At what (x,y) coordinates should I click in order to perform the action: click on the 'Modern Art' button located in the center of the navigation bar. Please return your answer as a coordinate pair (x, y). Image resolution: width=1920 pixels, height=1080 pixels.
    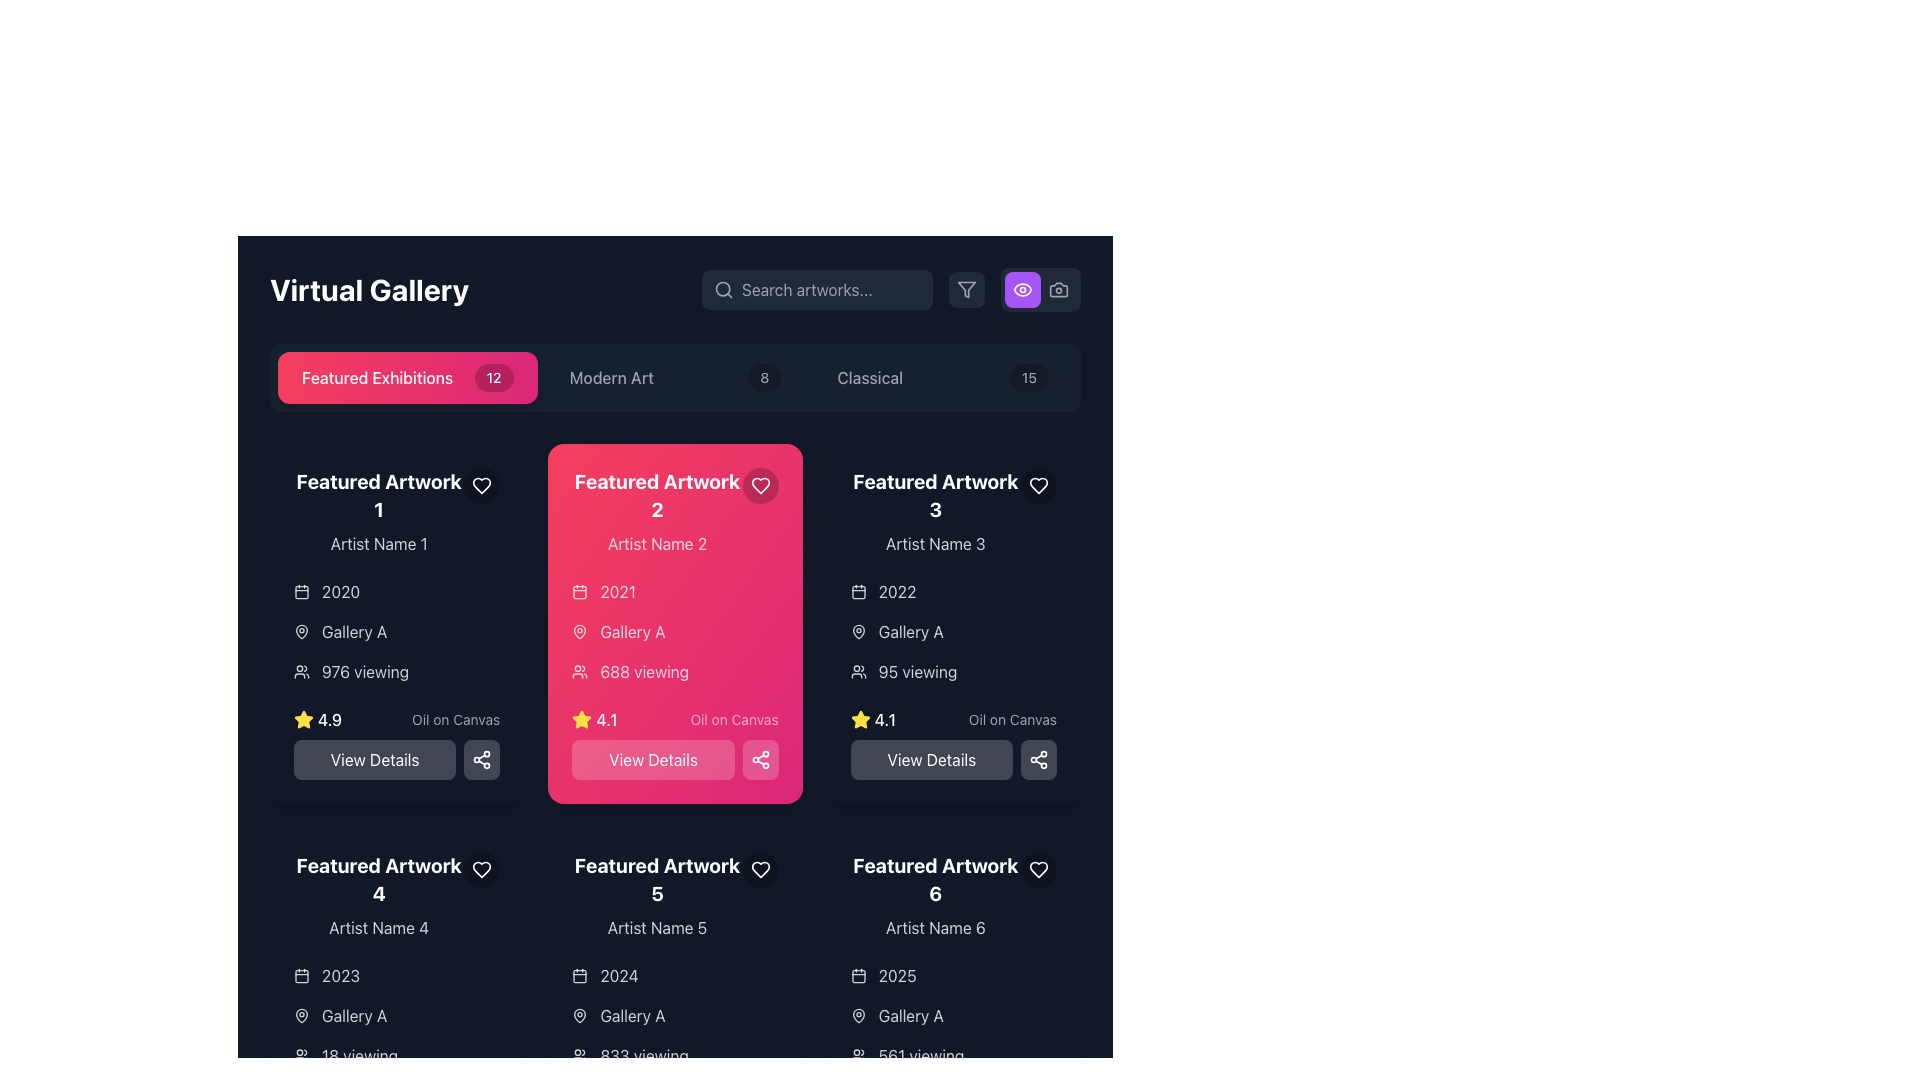
    Looking at the image, I should click on (675, 378).